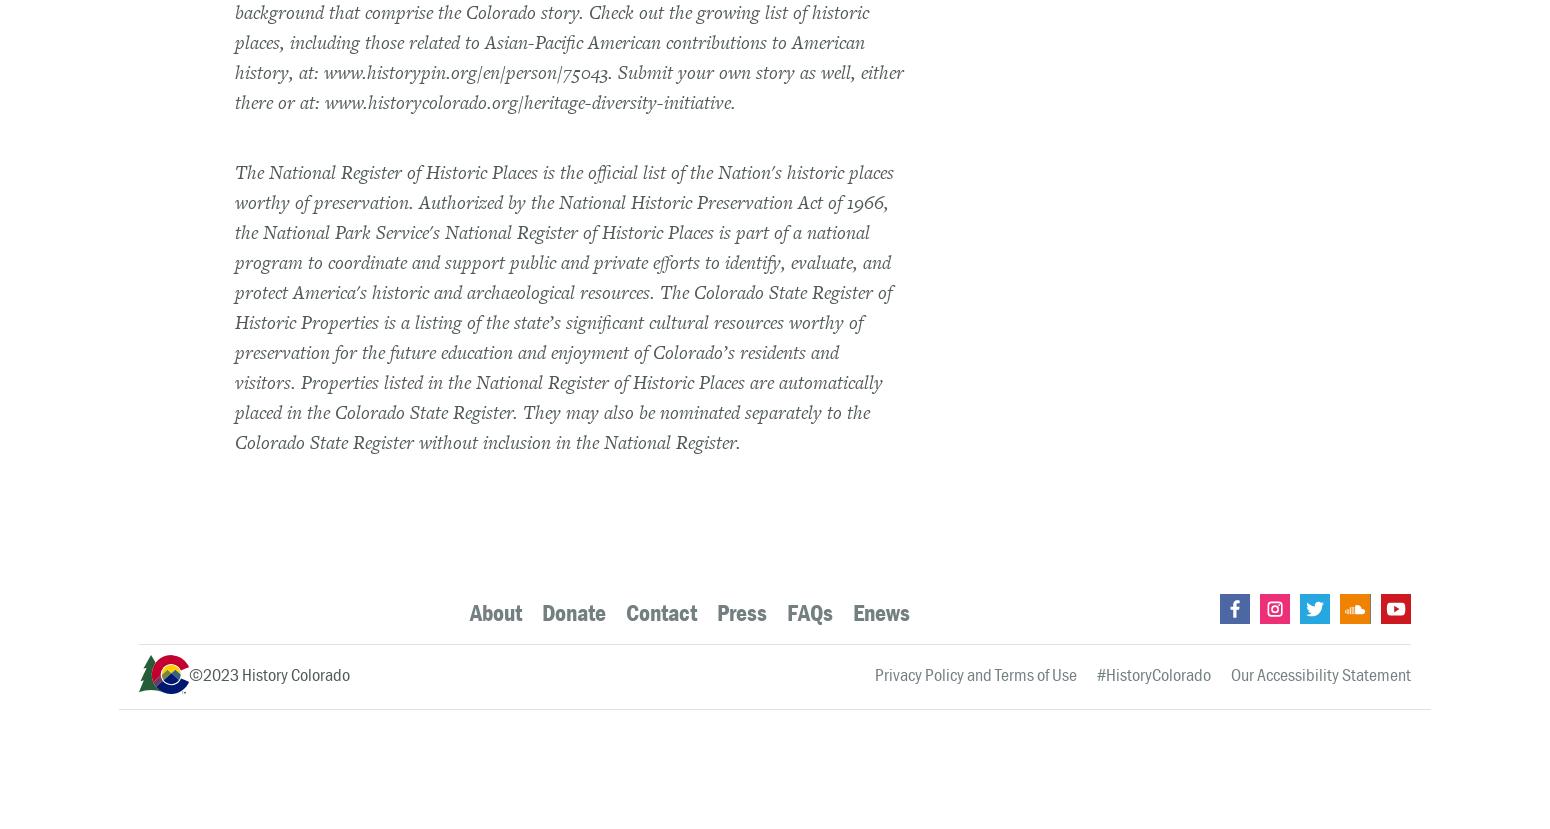 The width and height of the screenshot is (1550, 829). I want to click on 'Donate', so click(573, 611).